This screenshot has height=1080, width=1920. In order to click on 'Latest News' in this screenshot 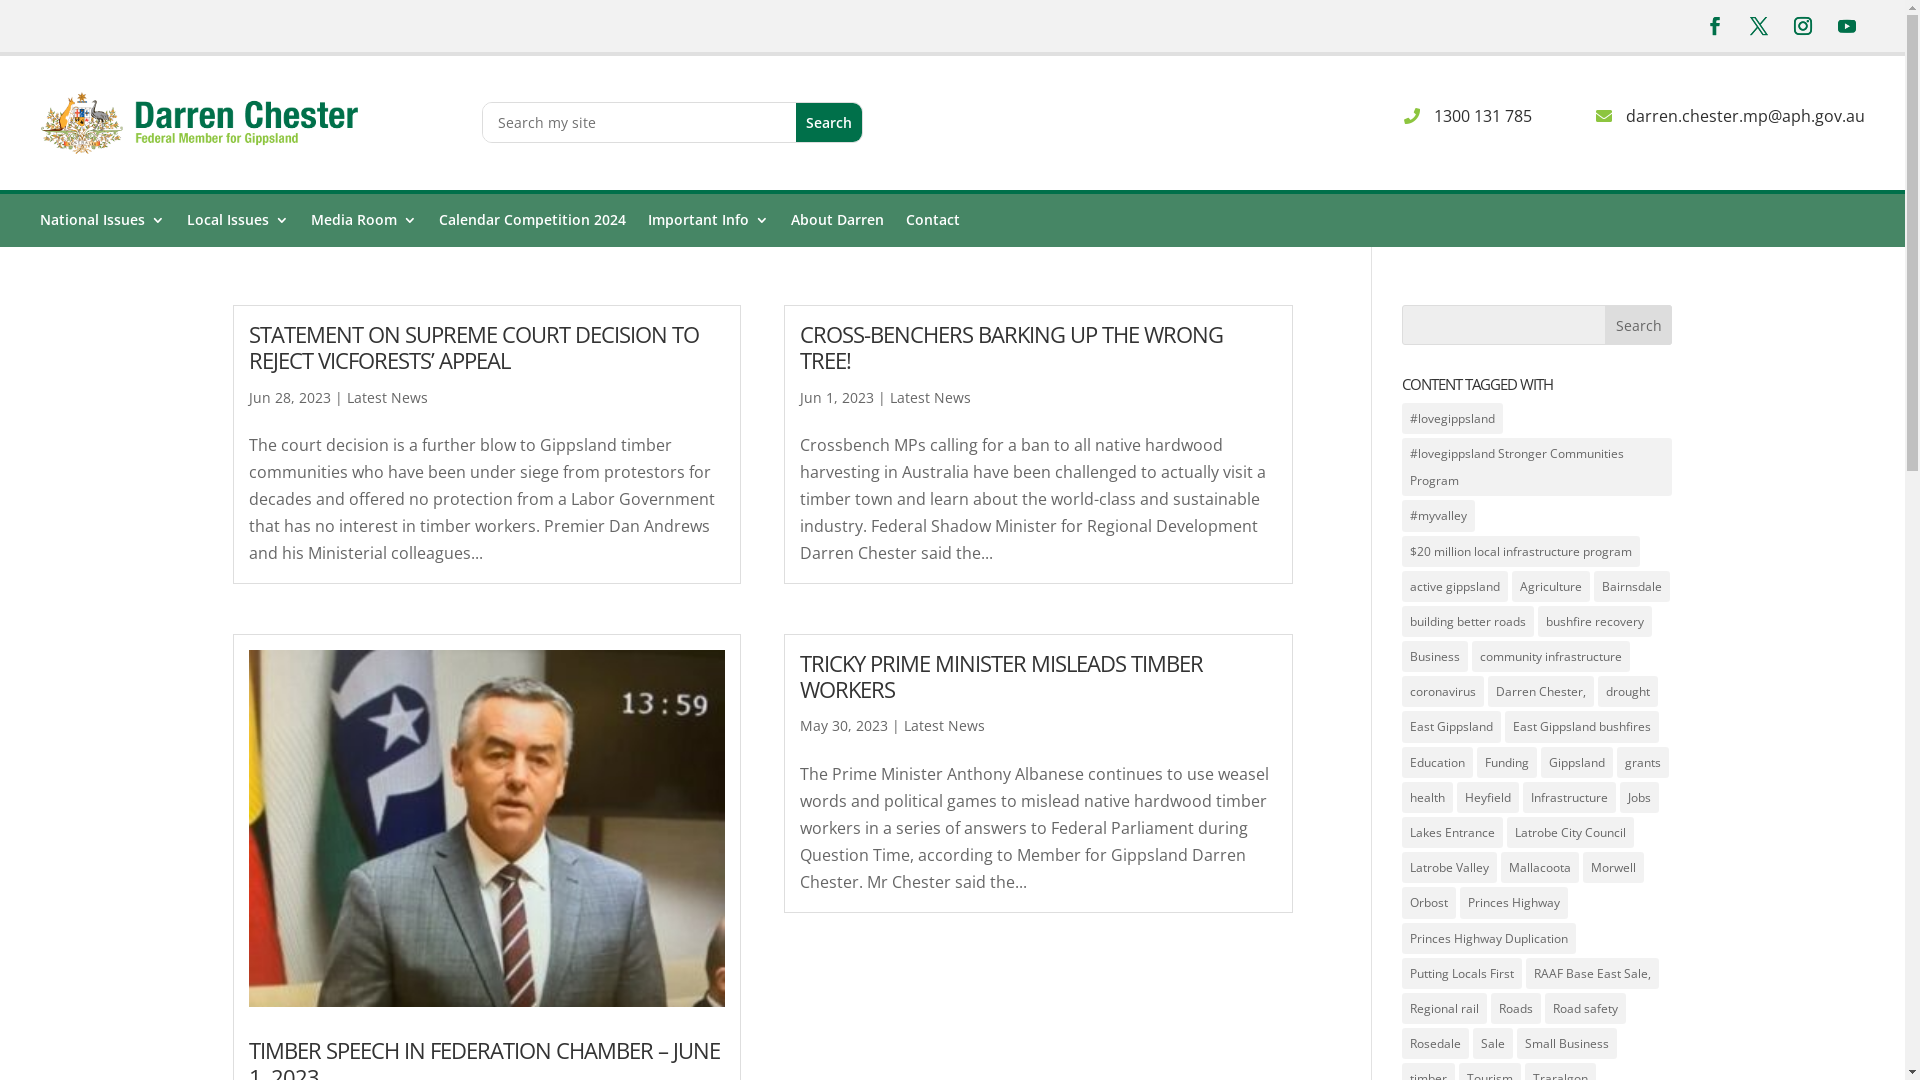, I will do `click(943, 725)`.